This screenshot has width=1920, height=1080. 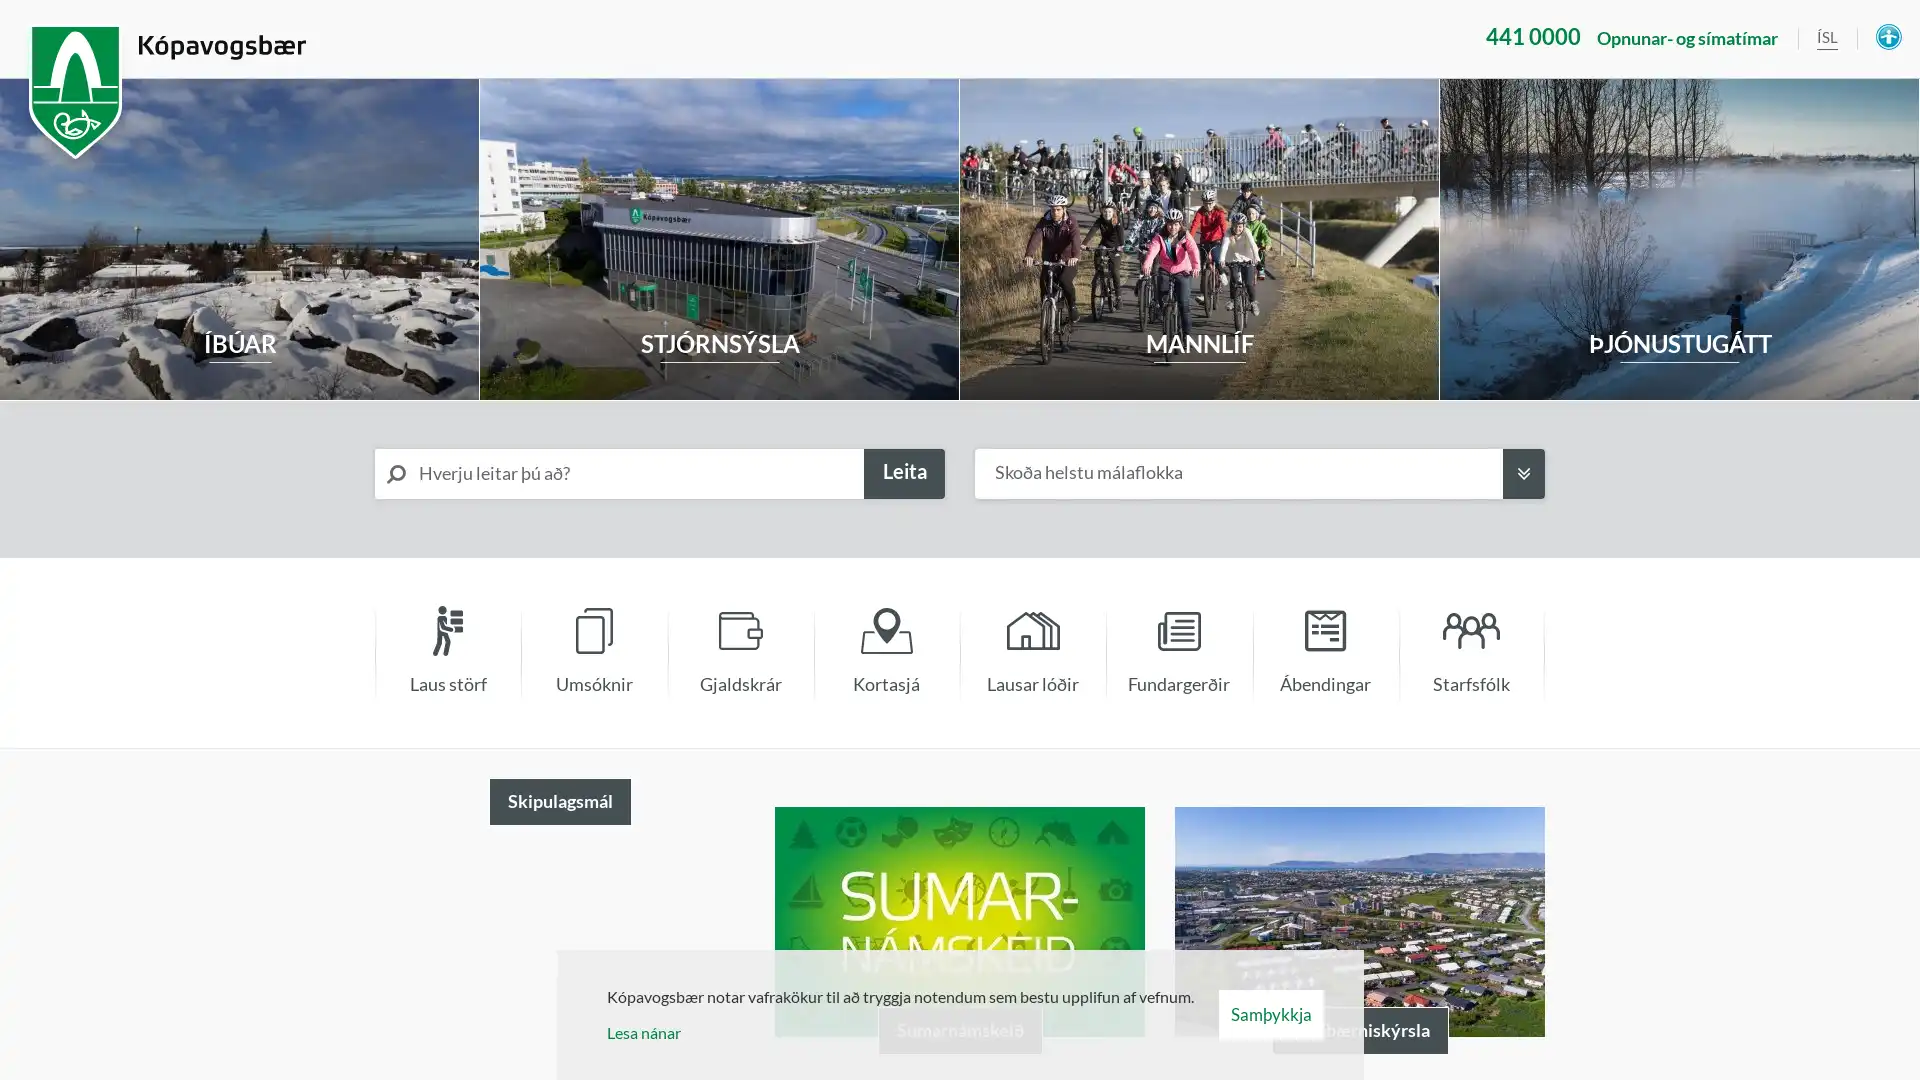 What do you see at coordinates (1269, 1014) in the screenshot?
I see `Samykkja vafrakokur` at bounding box center [1269, 1014].